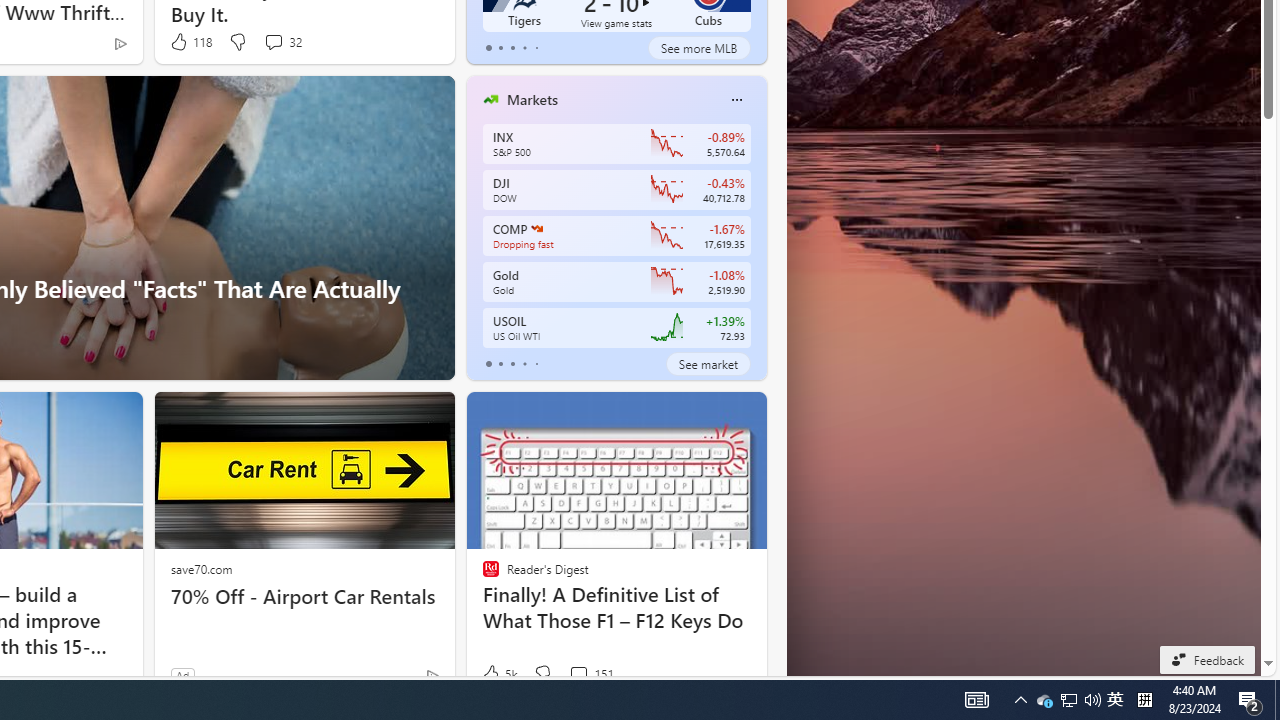 This screenshot has width=1280, height=720. What do you see at coordinates (735, 100) in the screenshot?
I see `'Class: icon-img'` at bounding box center [735, 100].